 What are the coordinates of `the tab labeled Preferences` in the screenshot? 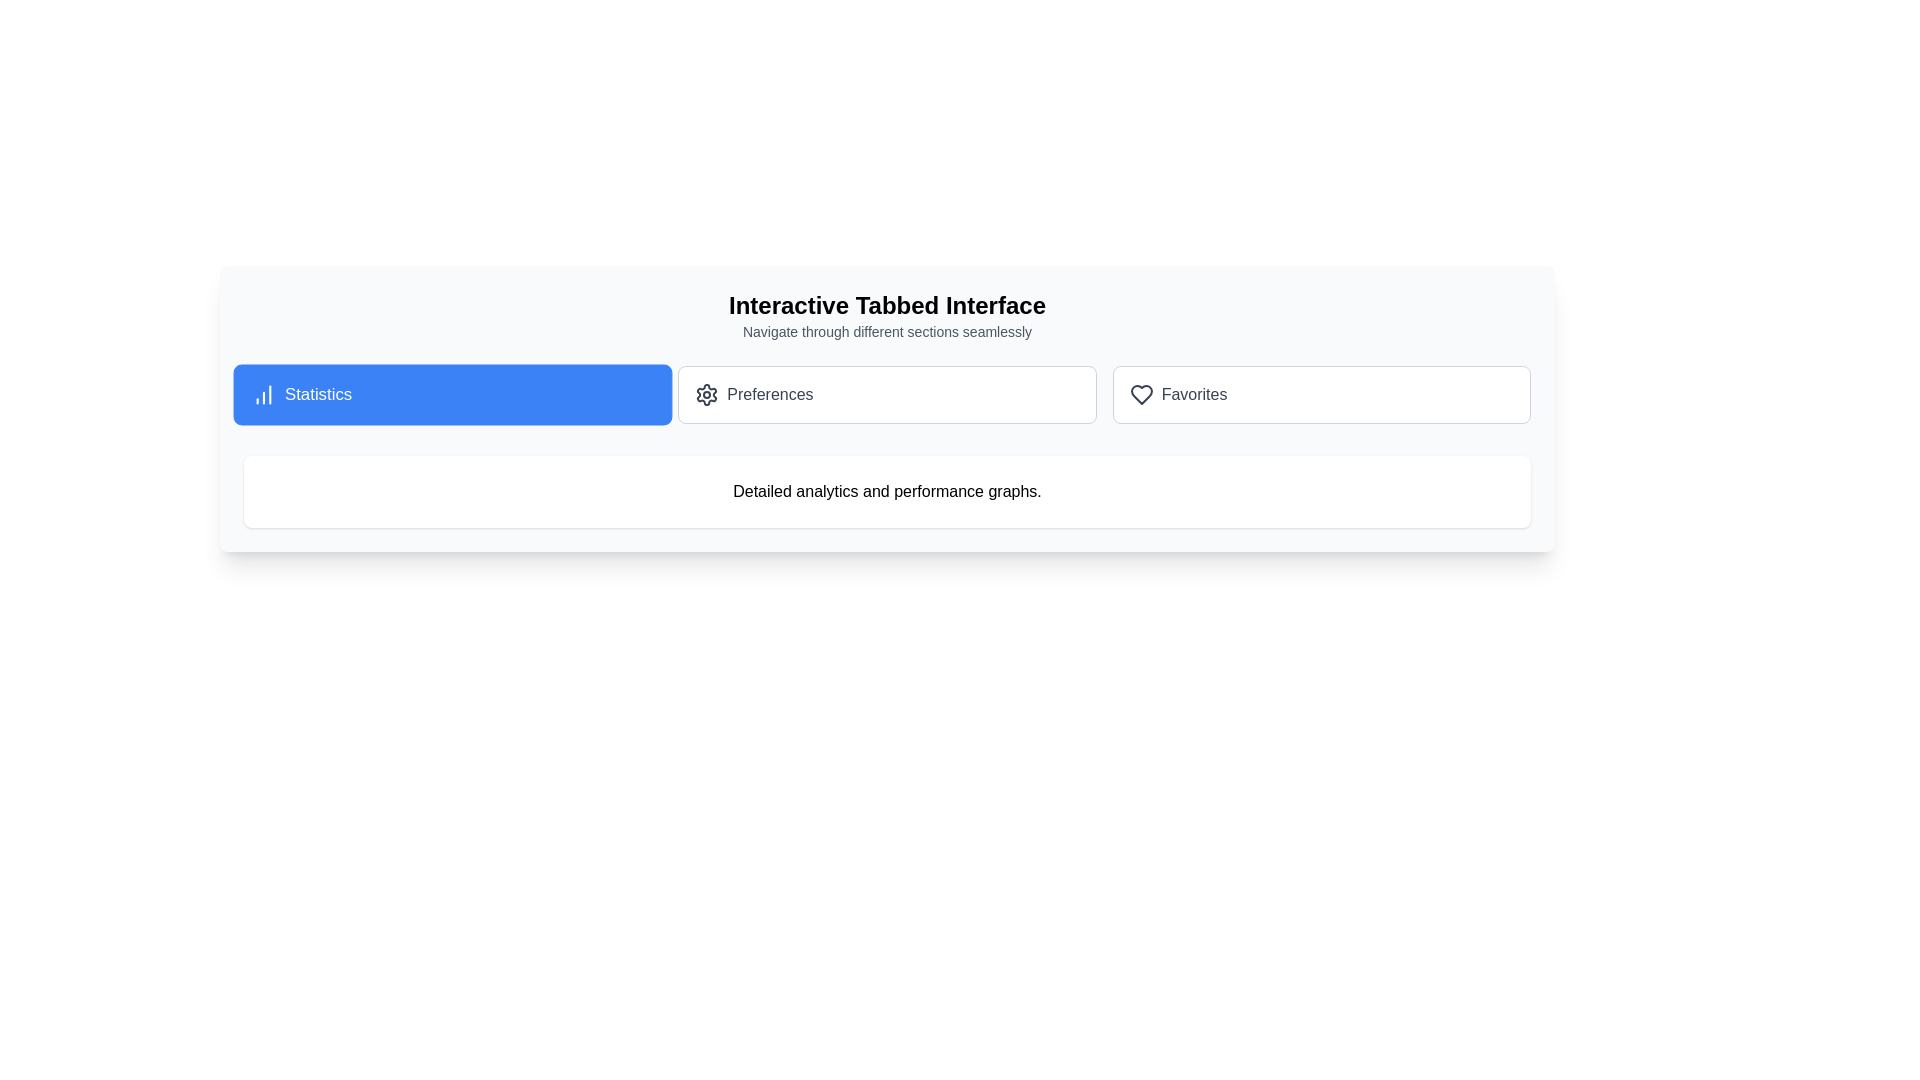 It's located at (886, 394).